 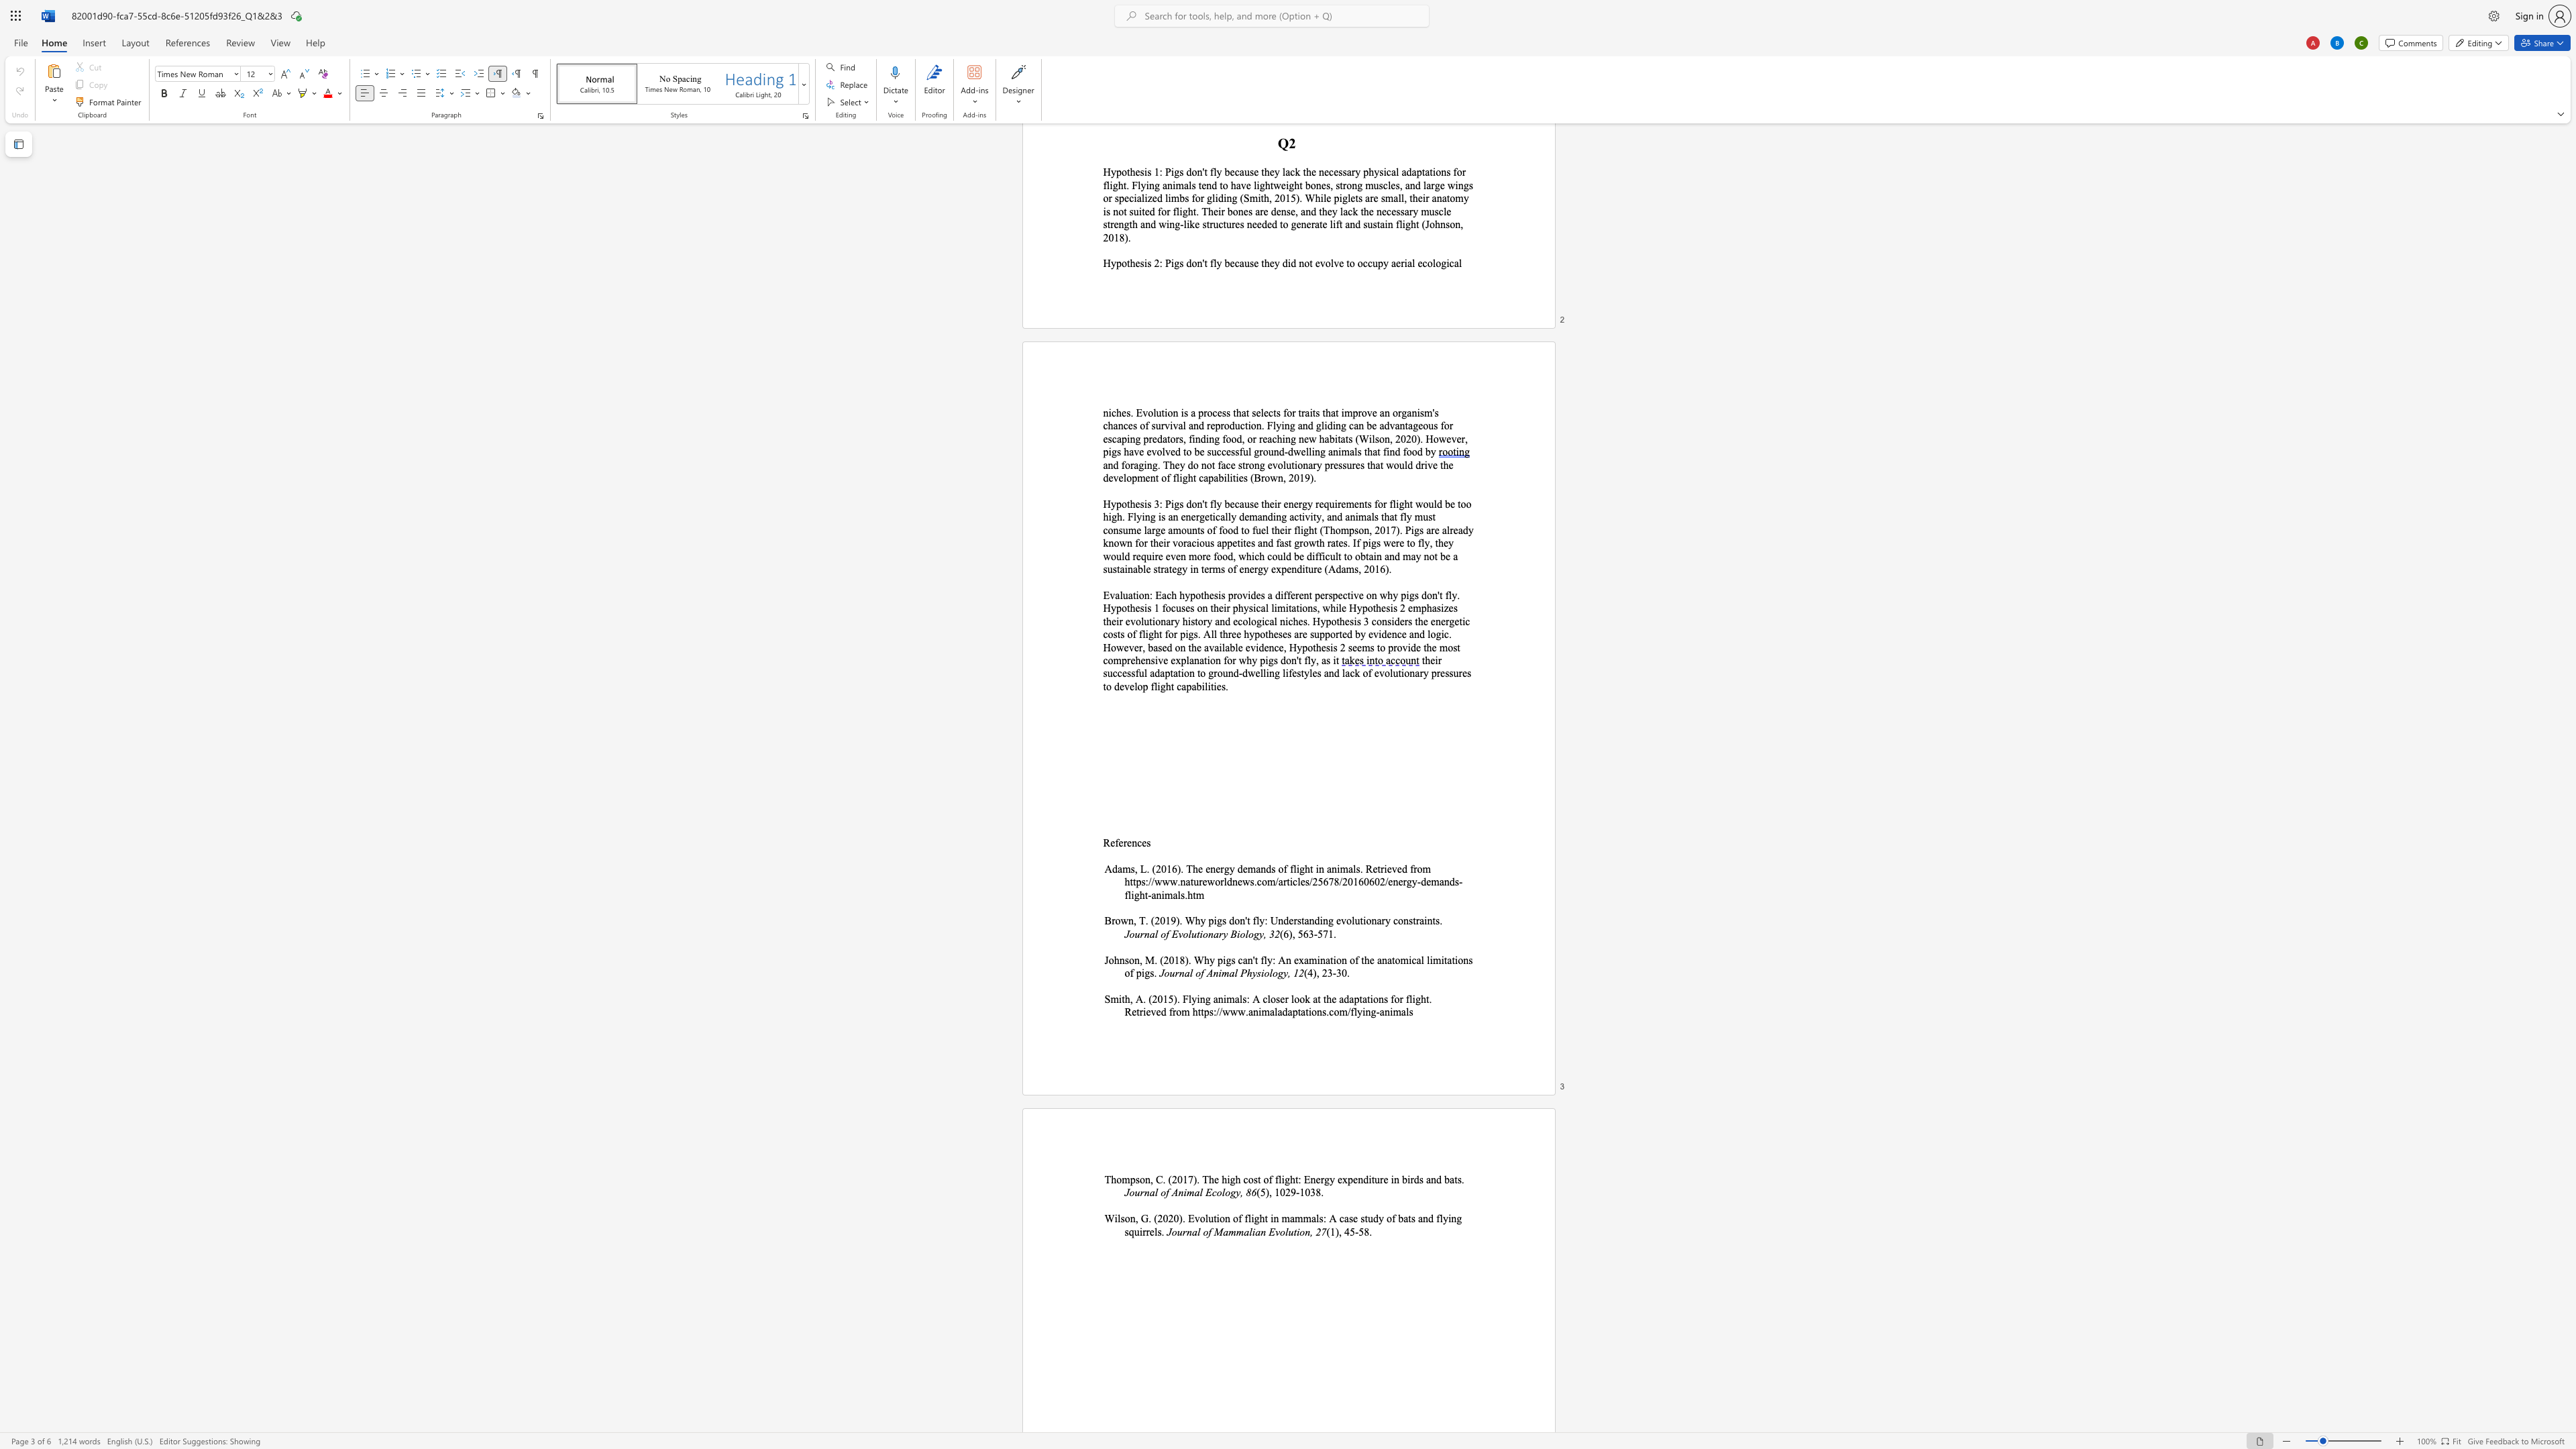 What do you see at coordinates (1248, 933) in the screenshot?
I see `the space between the continuous character "l" and "o" in the text` at bounding box center [1248, 933].